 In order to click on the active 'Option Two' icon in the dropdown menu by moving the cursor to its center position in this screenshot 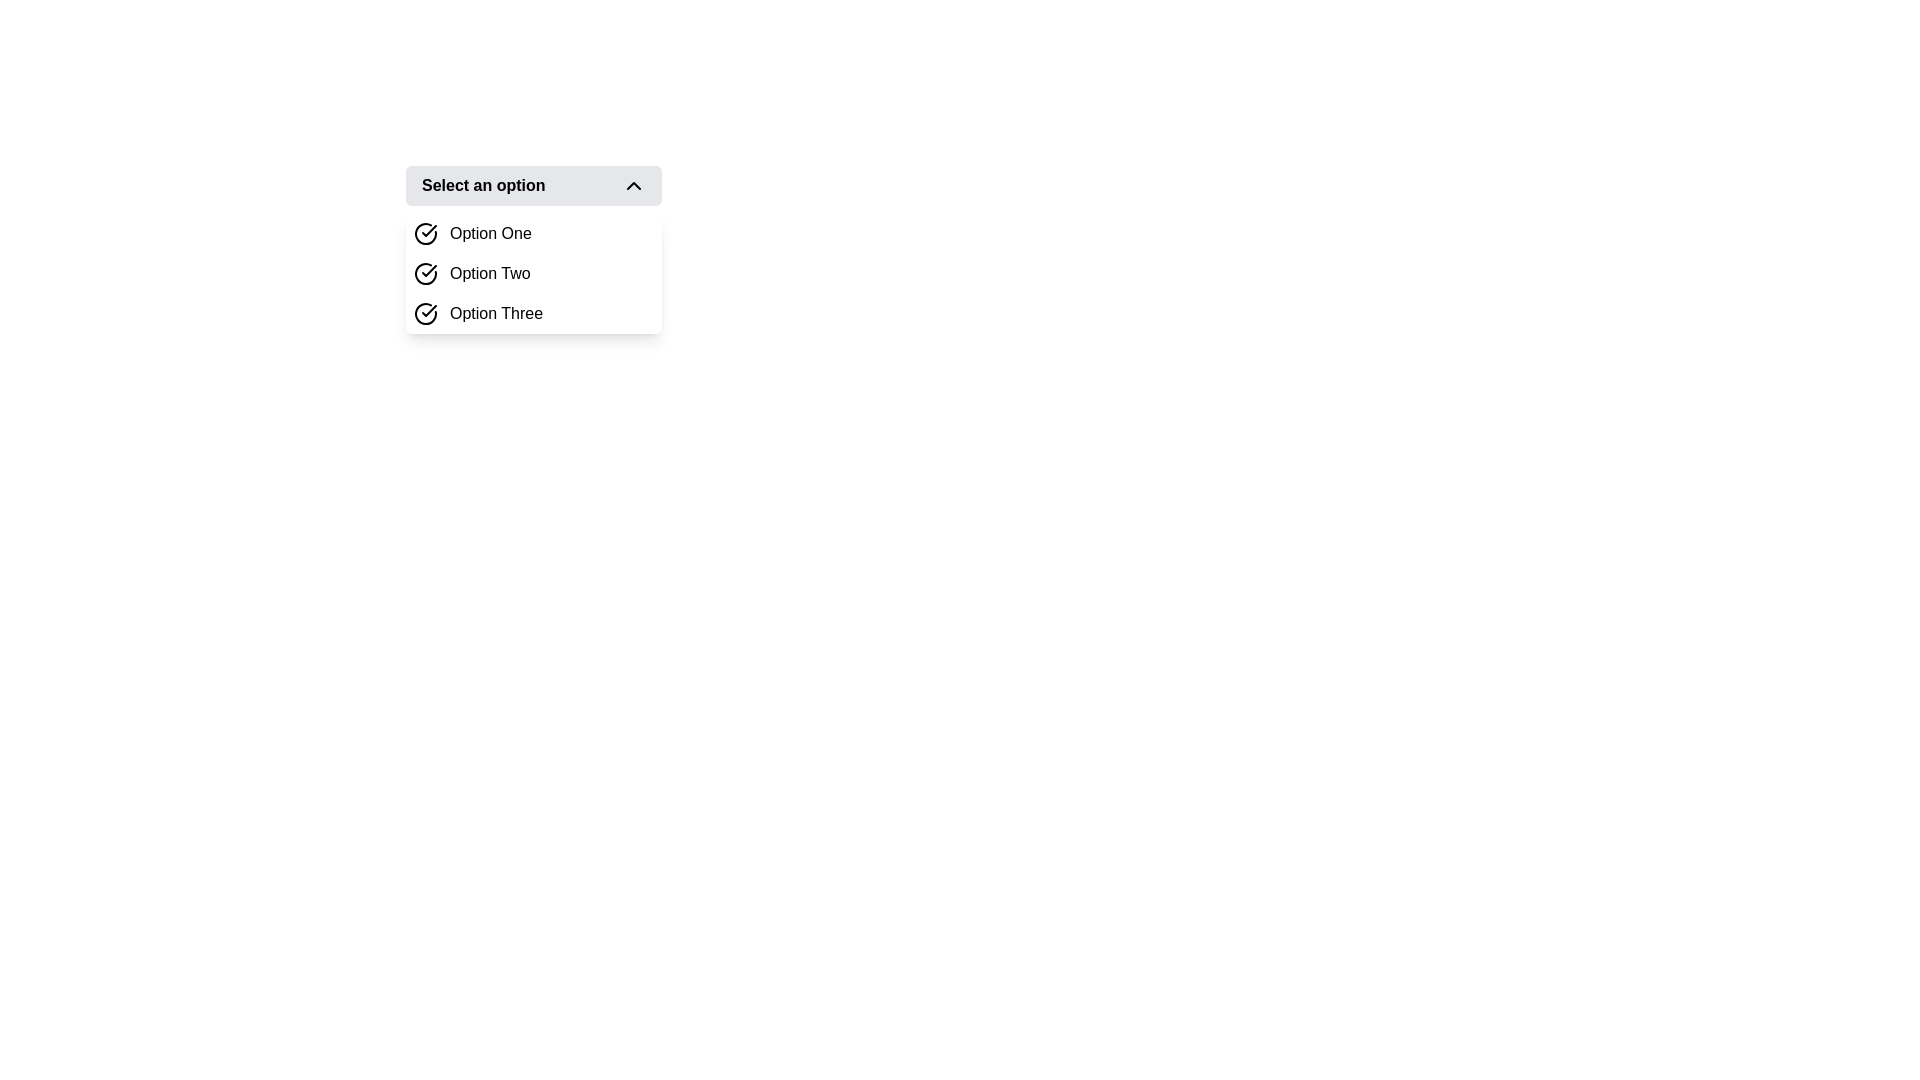, I will do `click(428, 270)`.